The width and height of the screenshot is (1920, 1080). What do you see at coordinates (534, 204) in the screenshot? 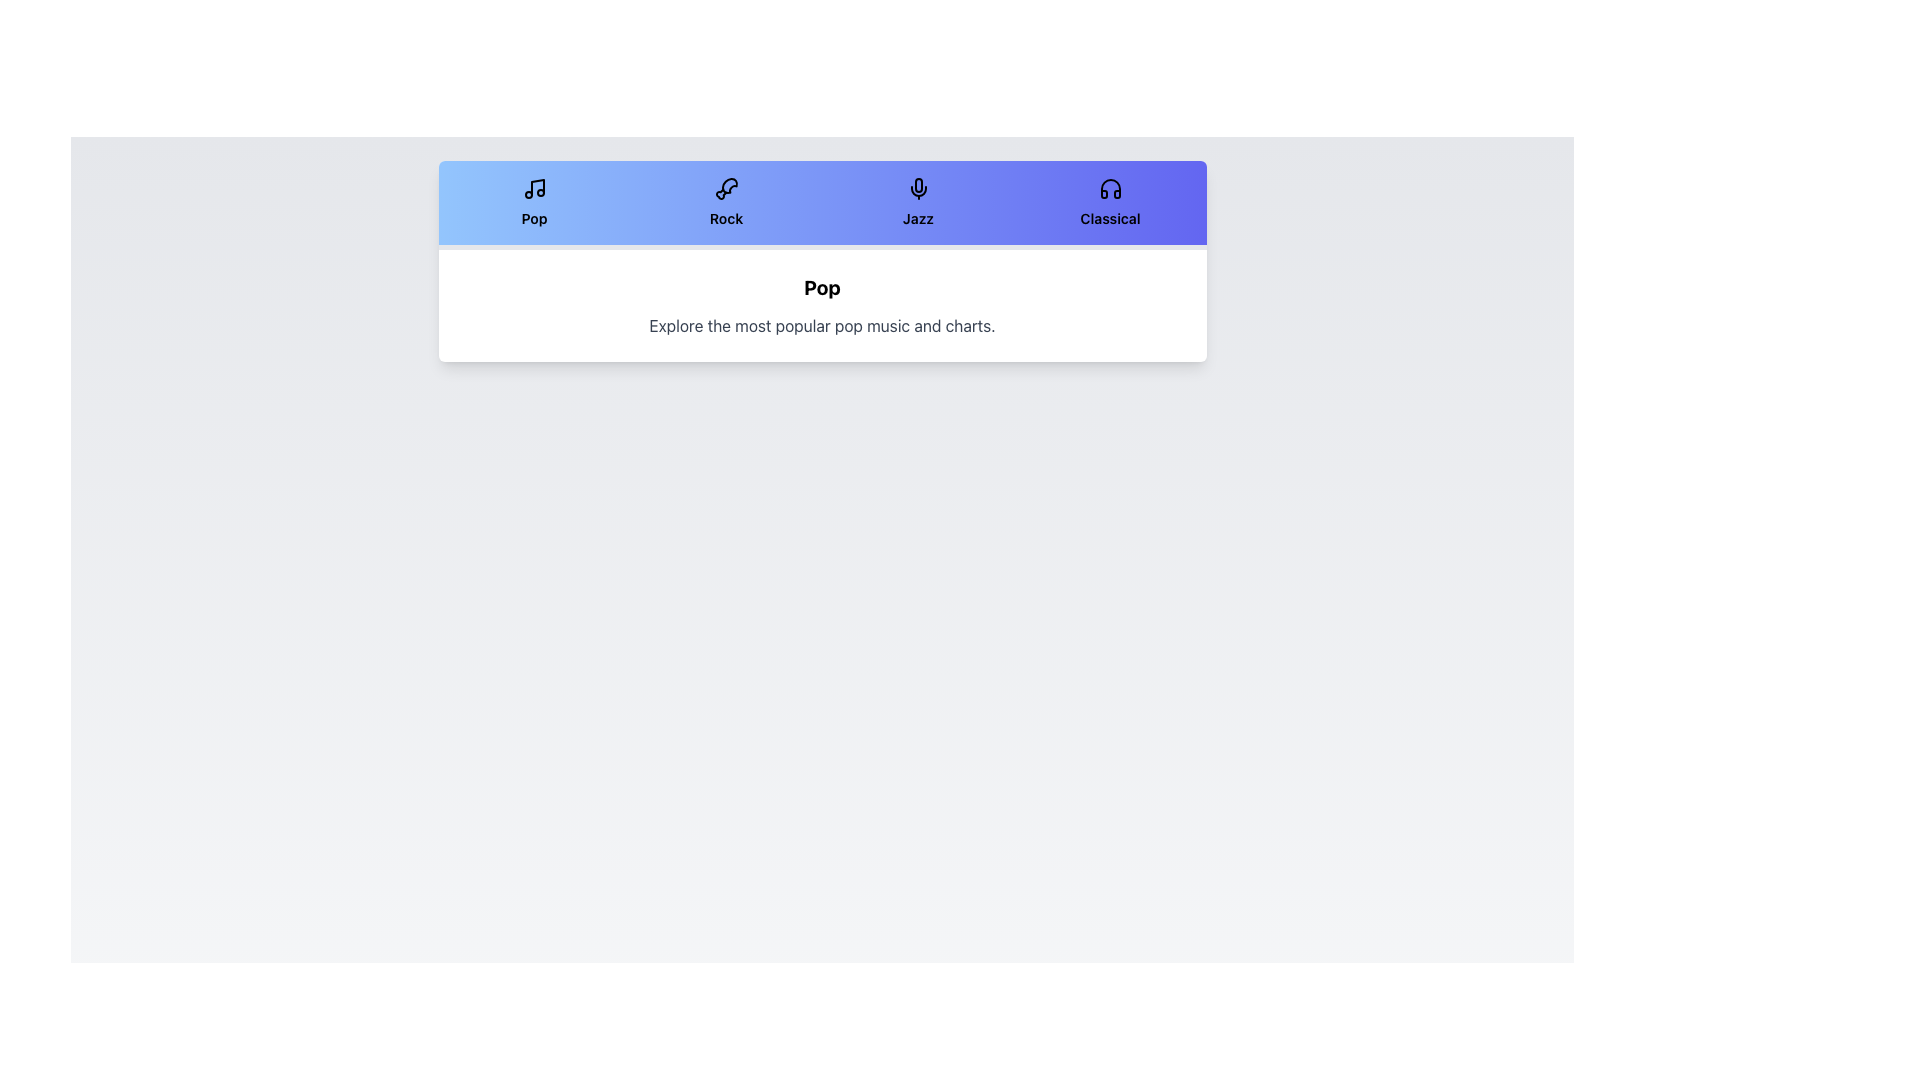
I see `the 'Pop' navigation tab, which is the first tab in the navigation bar and features a music note icon above the label` at bounding box center [534, 204].